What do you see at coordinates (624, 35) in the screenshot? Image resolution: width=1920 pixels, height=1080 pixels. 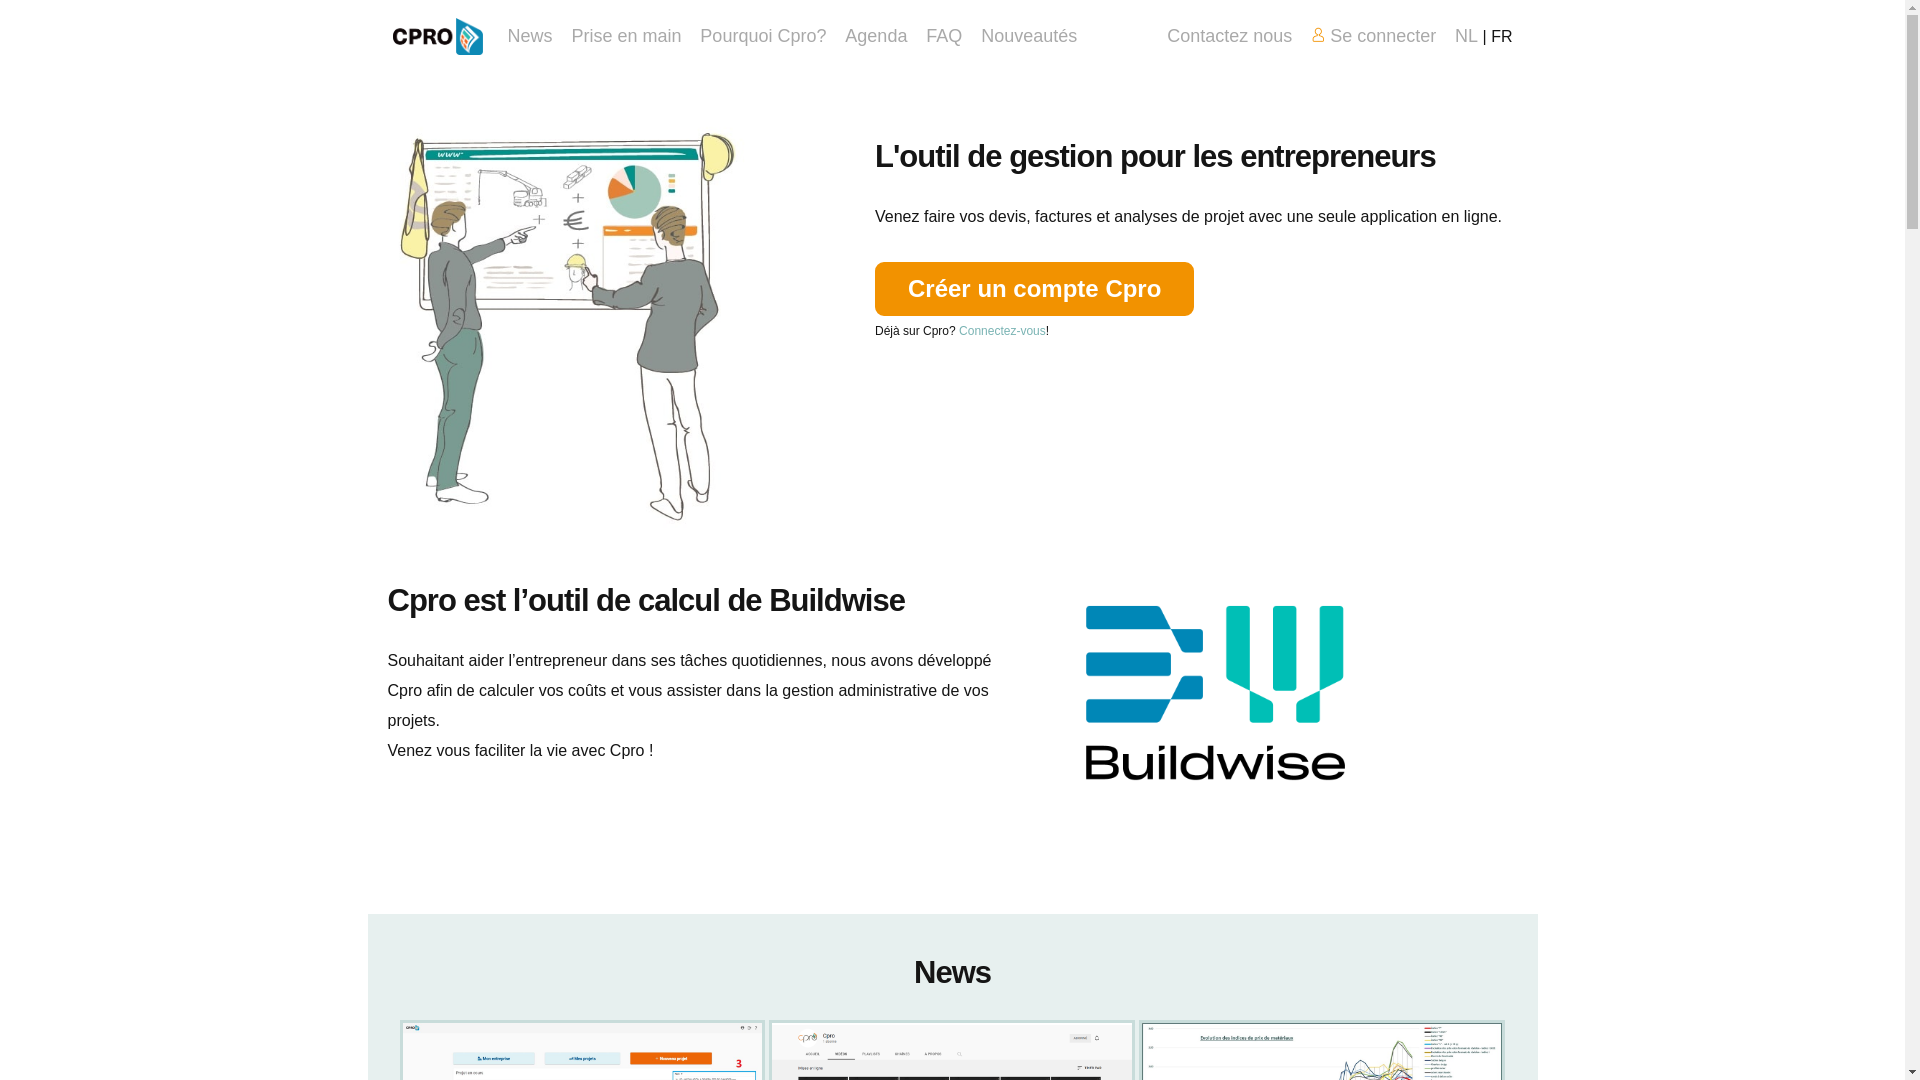 I see `'Prise en main'` at bounding box center [624, 35].